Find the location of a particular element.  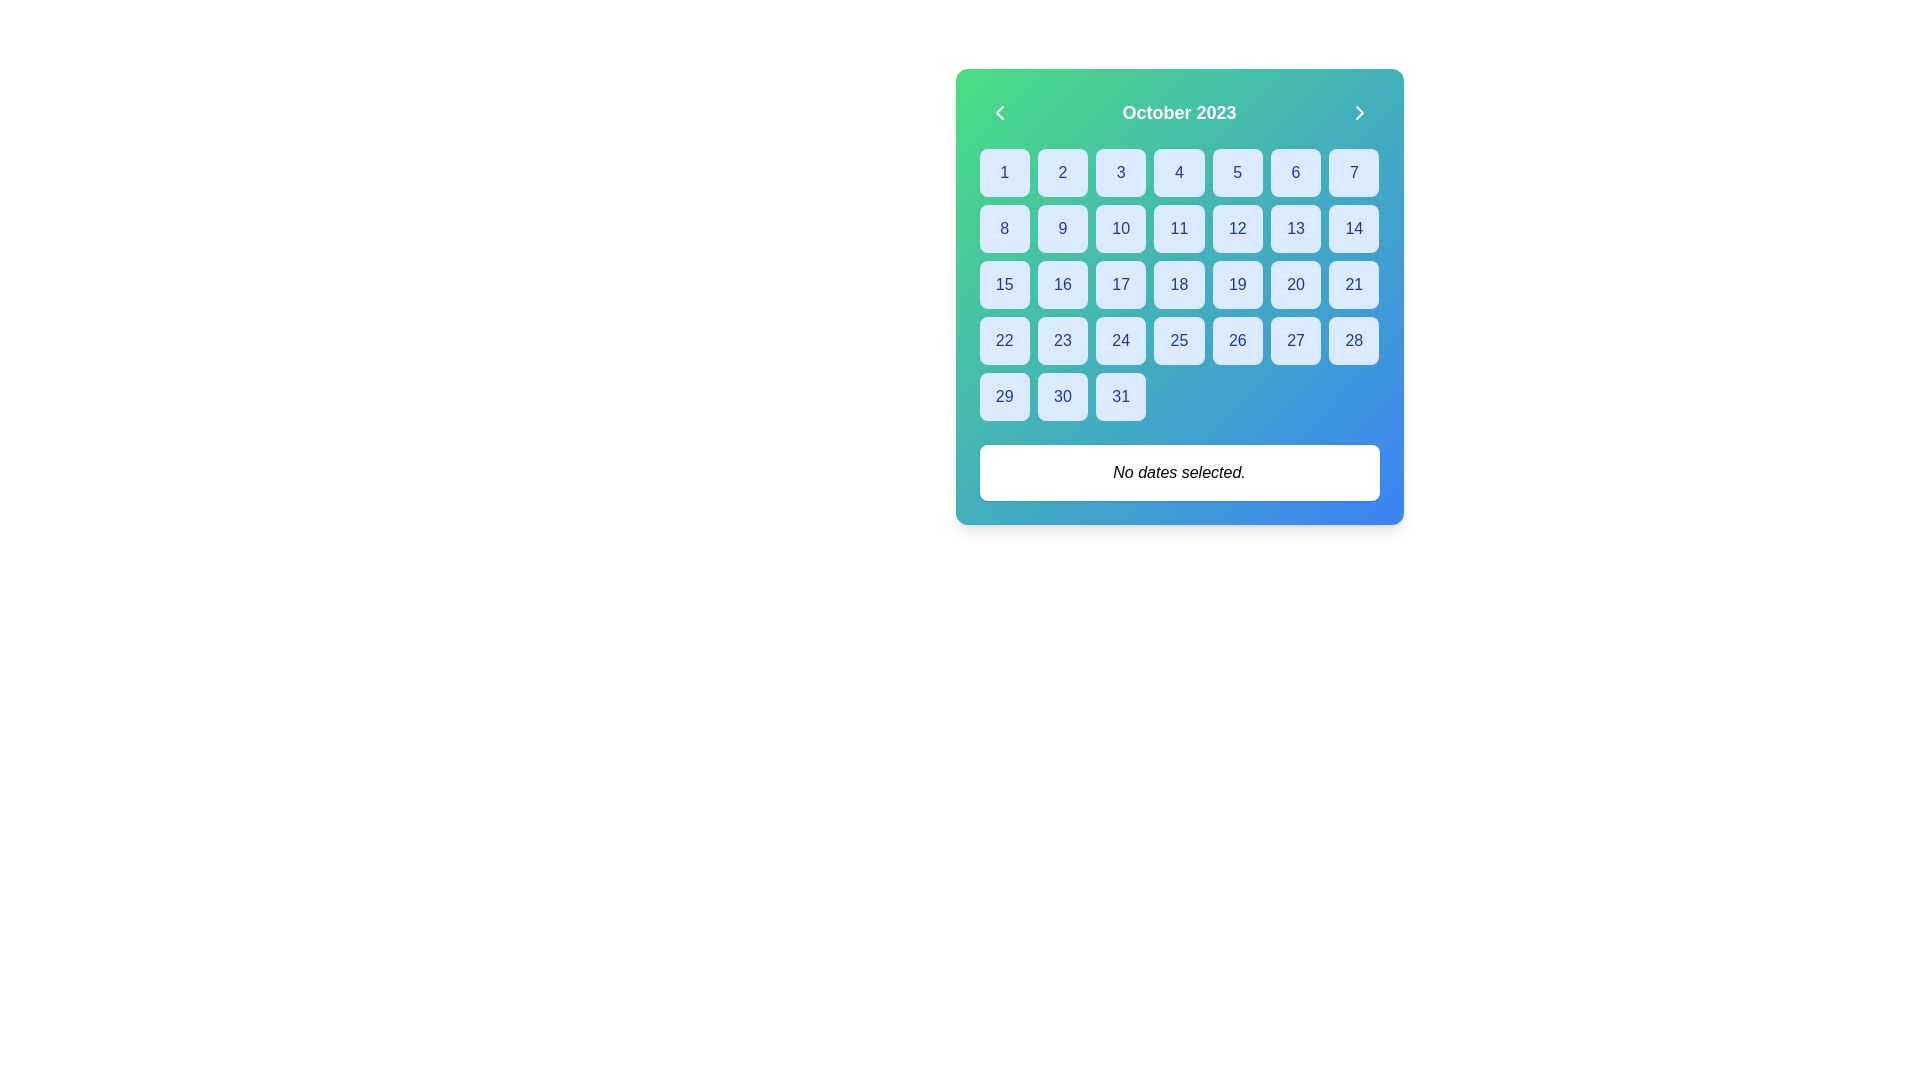

the day in the calendar grid located below the heading 'October 2023' is located at coordinates (1179, 285).